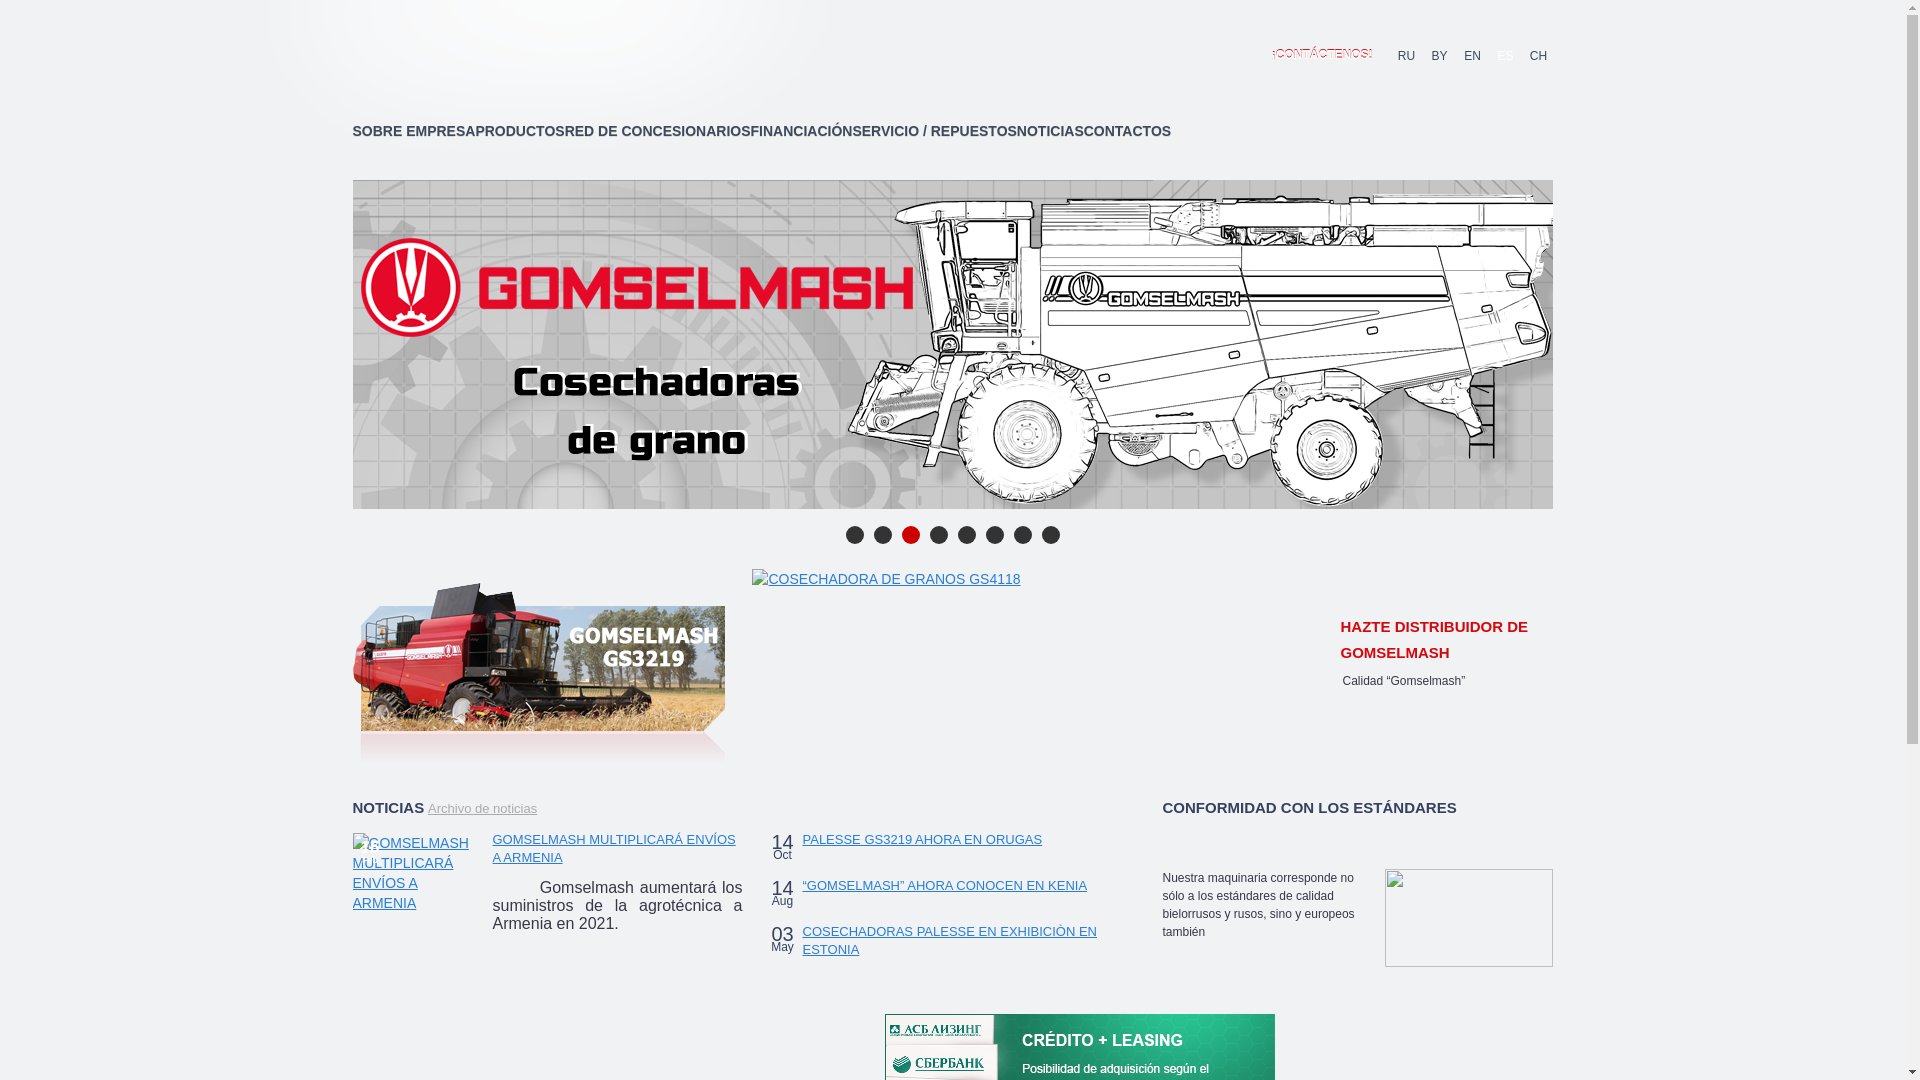  What do you see at coordinates (482, 807) in the screenshot?
I see `'Archivo de noticias'` at bounding box center [482, 807].